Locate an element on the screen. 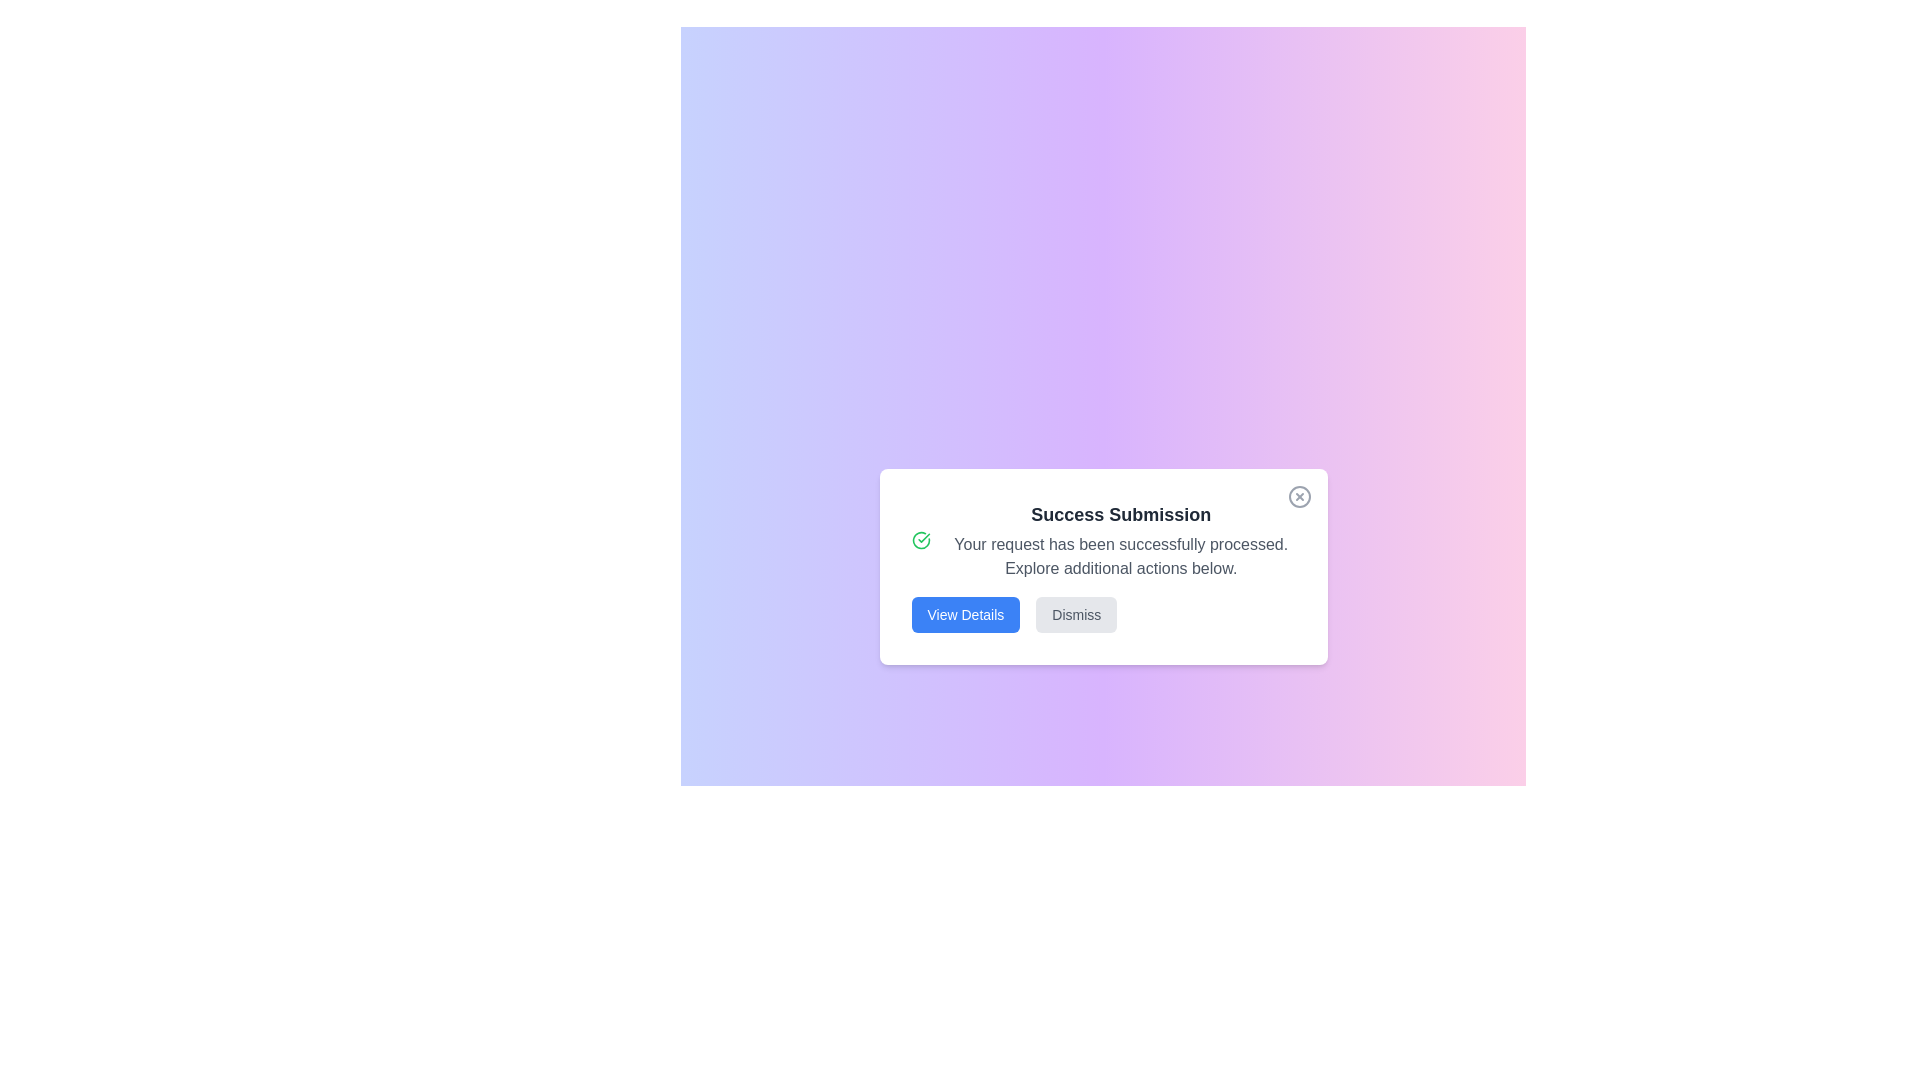  the circular green checkmark icon located on the left side of the dialog box, adjacent to the 'Success Submission' text is located at coordinates (920, 540).